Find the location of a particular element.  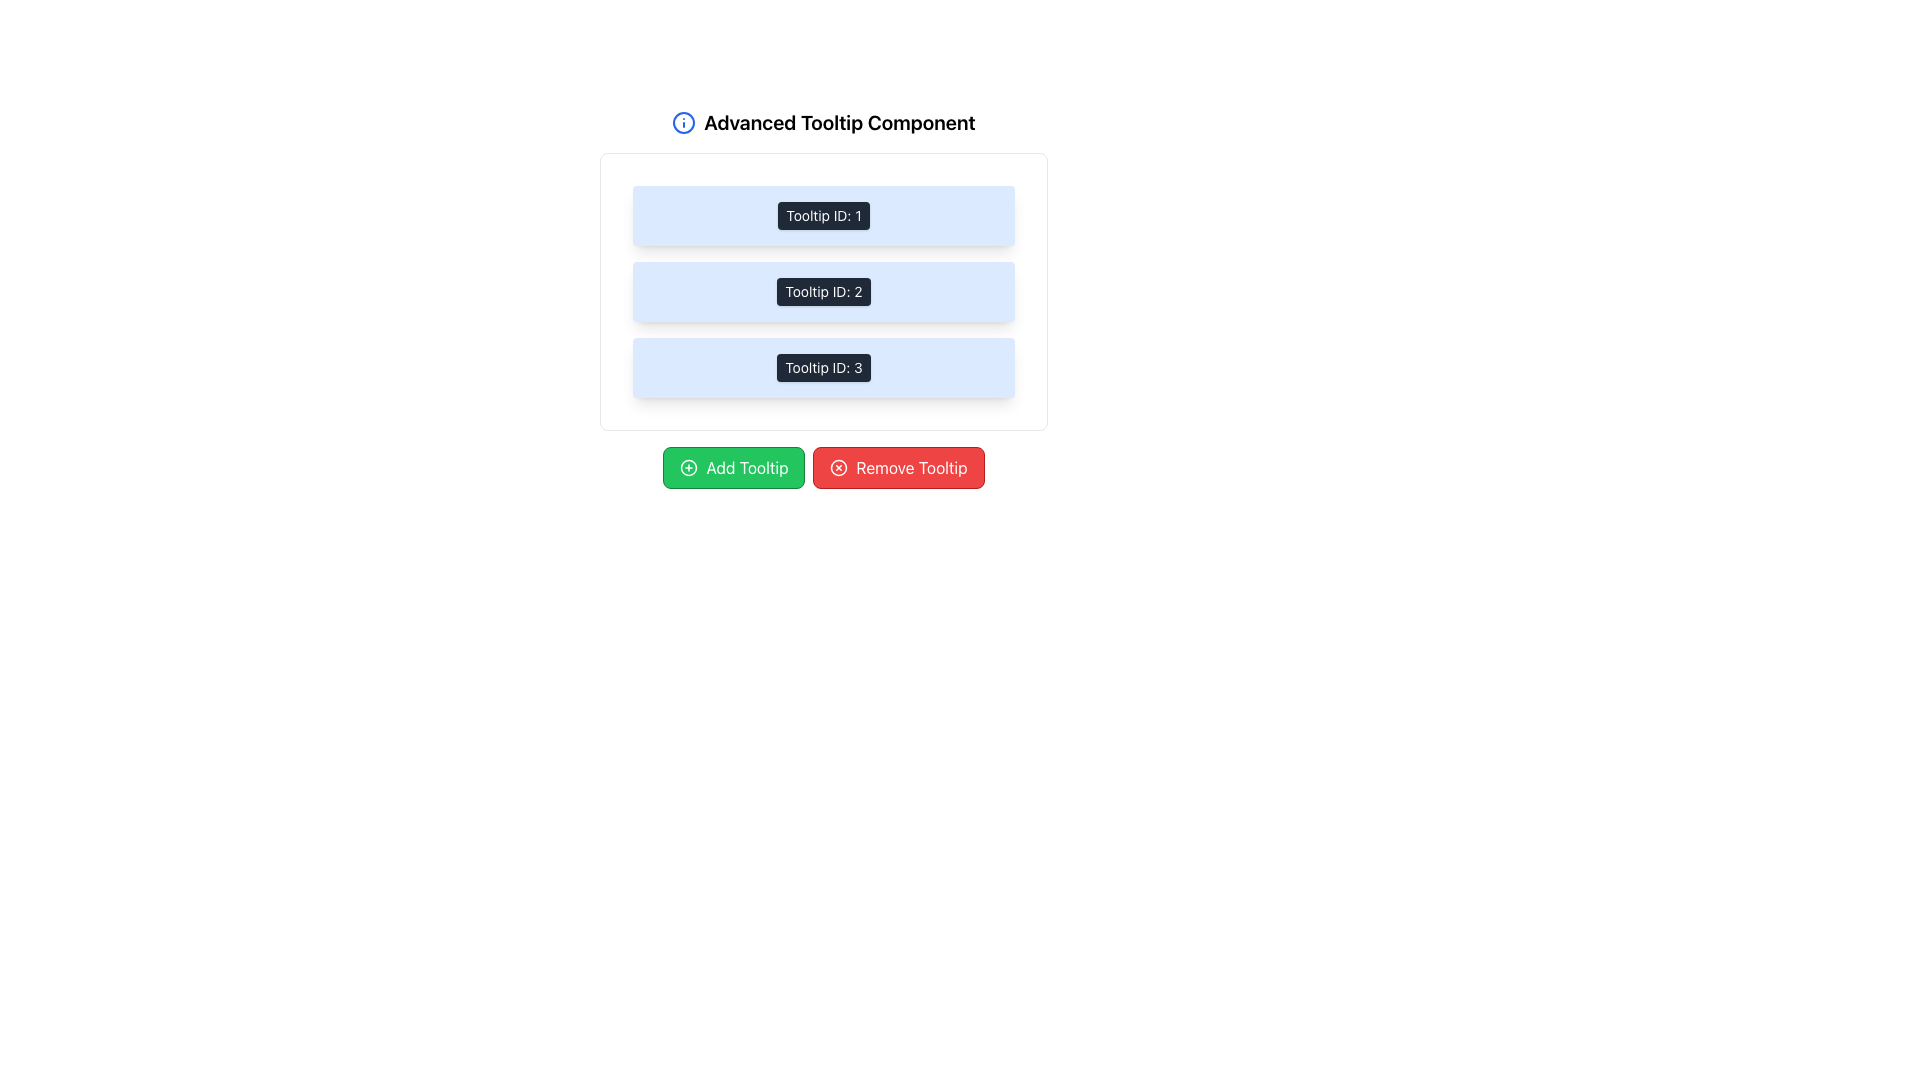

the icon on the left side of the 'Remove Tooltip' button is located at coordinates (839, 467).